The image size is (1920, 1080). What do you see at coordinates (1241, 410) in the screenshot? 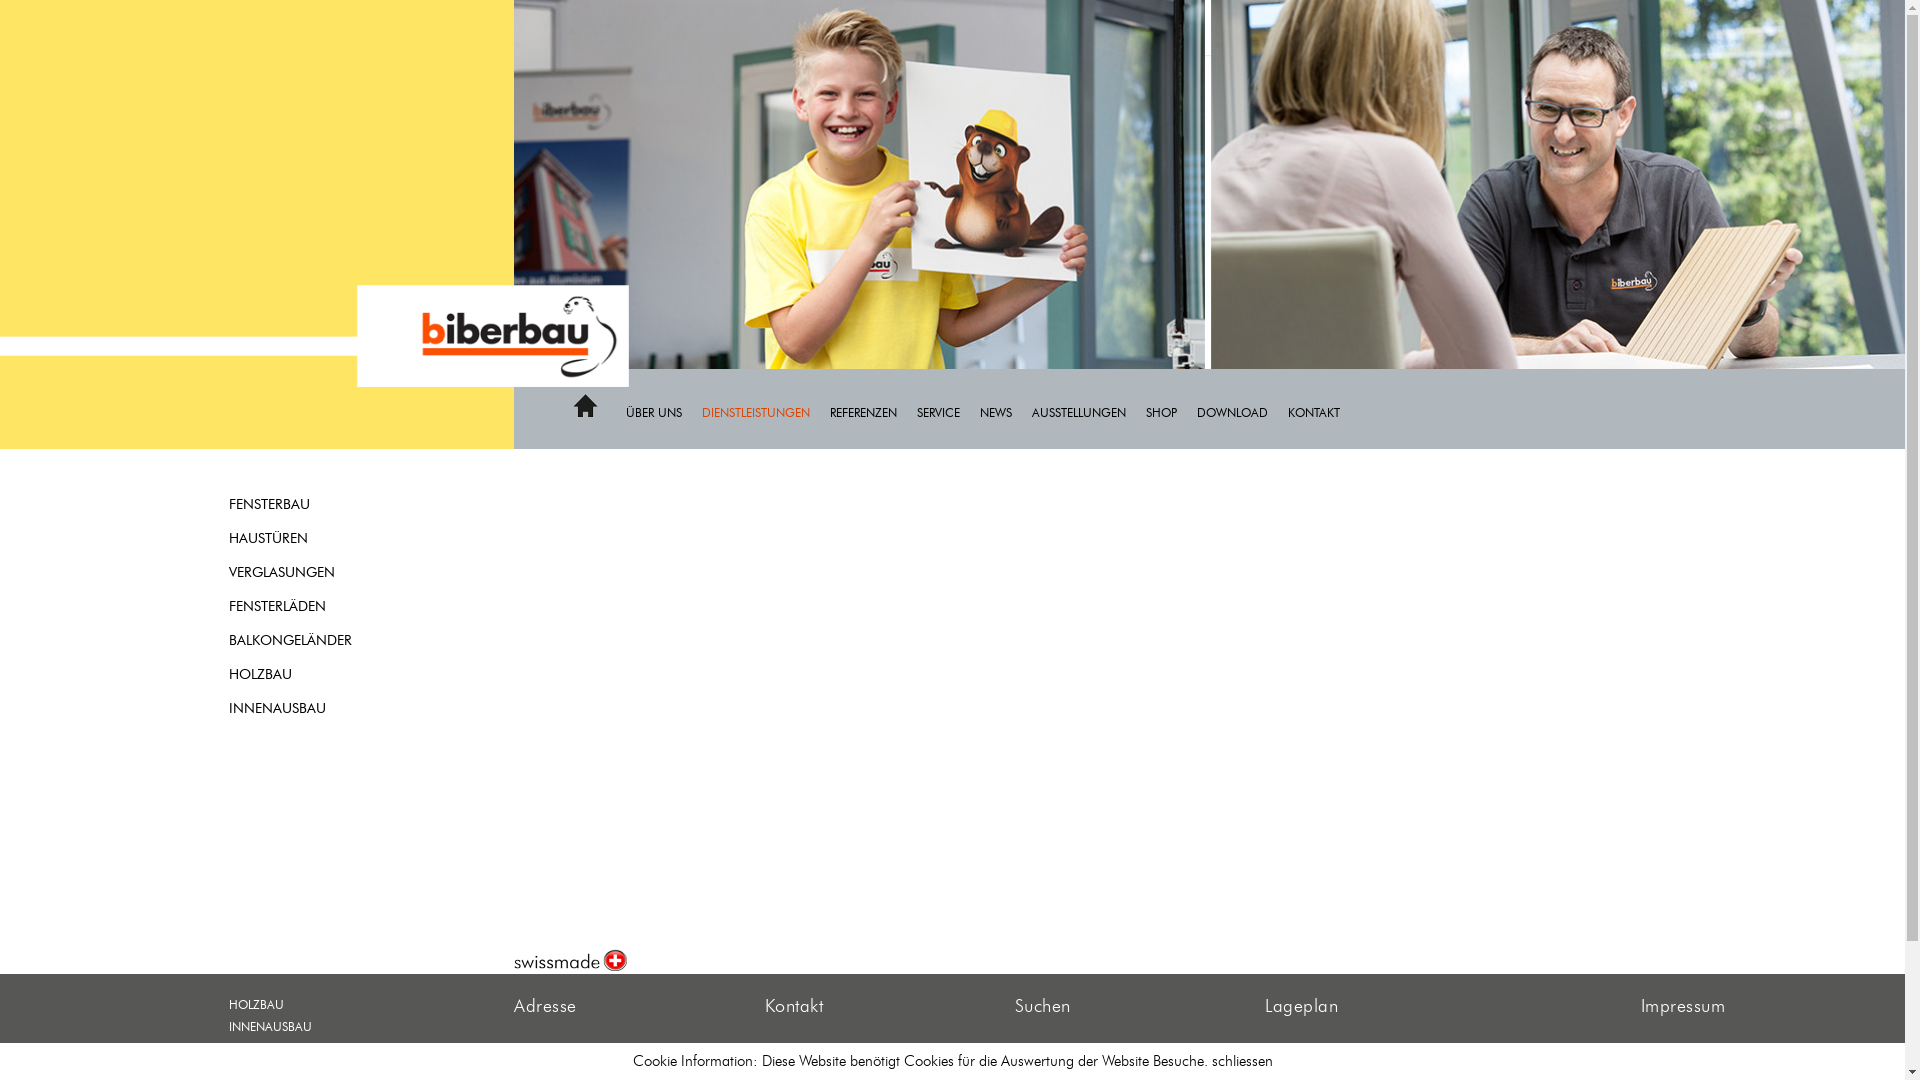
I see `'DOWNLOAD'` at bounding box center [1241, 410].